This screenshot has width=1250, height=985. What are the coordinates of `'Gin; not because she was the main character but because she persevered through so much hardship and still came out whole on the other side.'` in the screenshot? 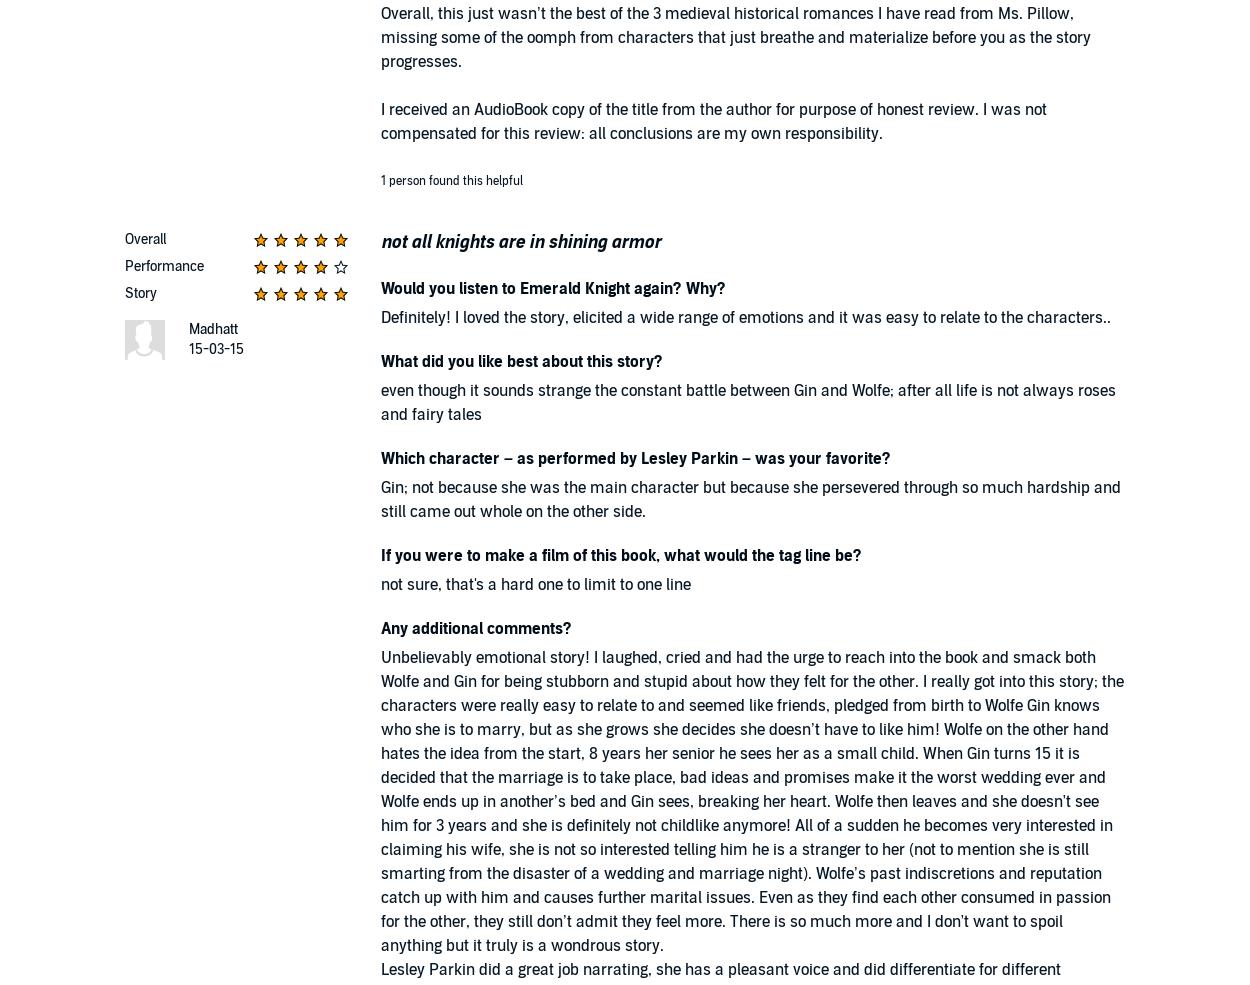 It's located at (751, 499).